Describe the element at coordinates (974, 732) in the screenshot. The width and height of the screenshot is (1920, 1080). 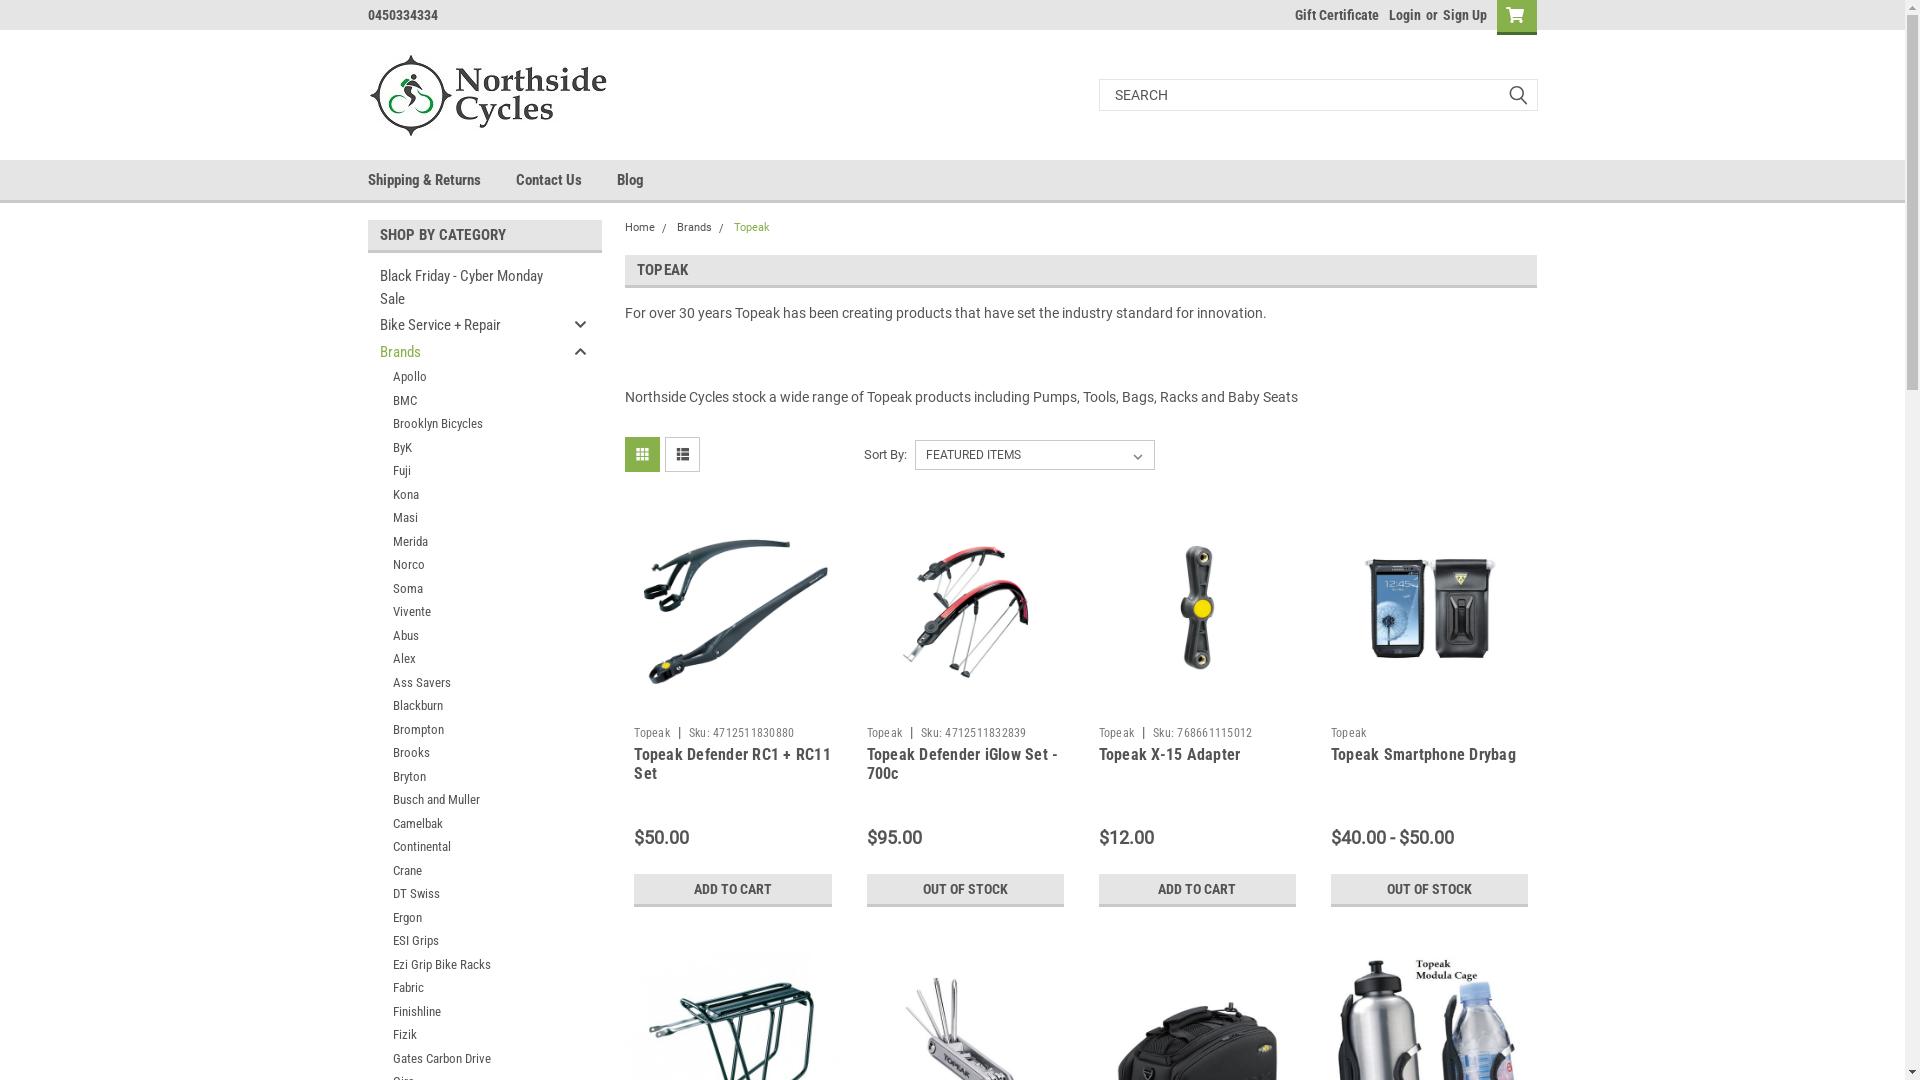
I see `'Sku: 4712511832839'` at that location.